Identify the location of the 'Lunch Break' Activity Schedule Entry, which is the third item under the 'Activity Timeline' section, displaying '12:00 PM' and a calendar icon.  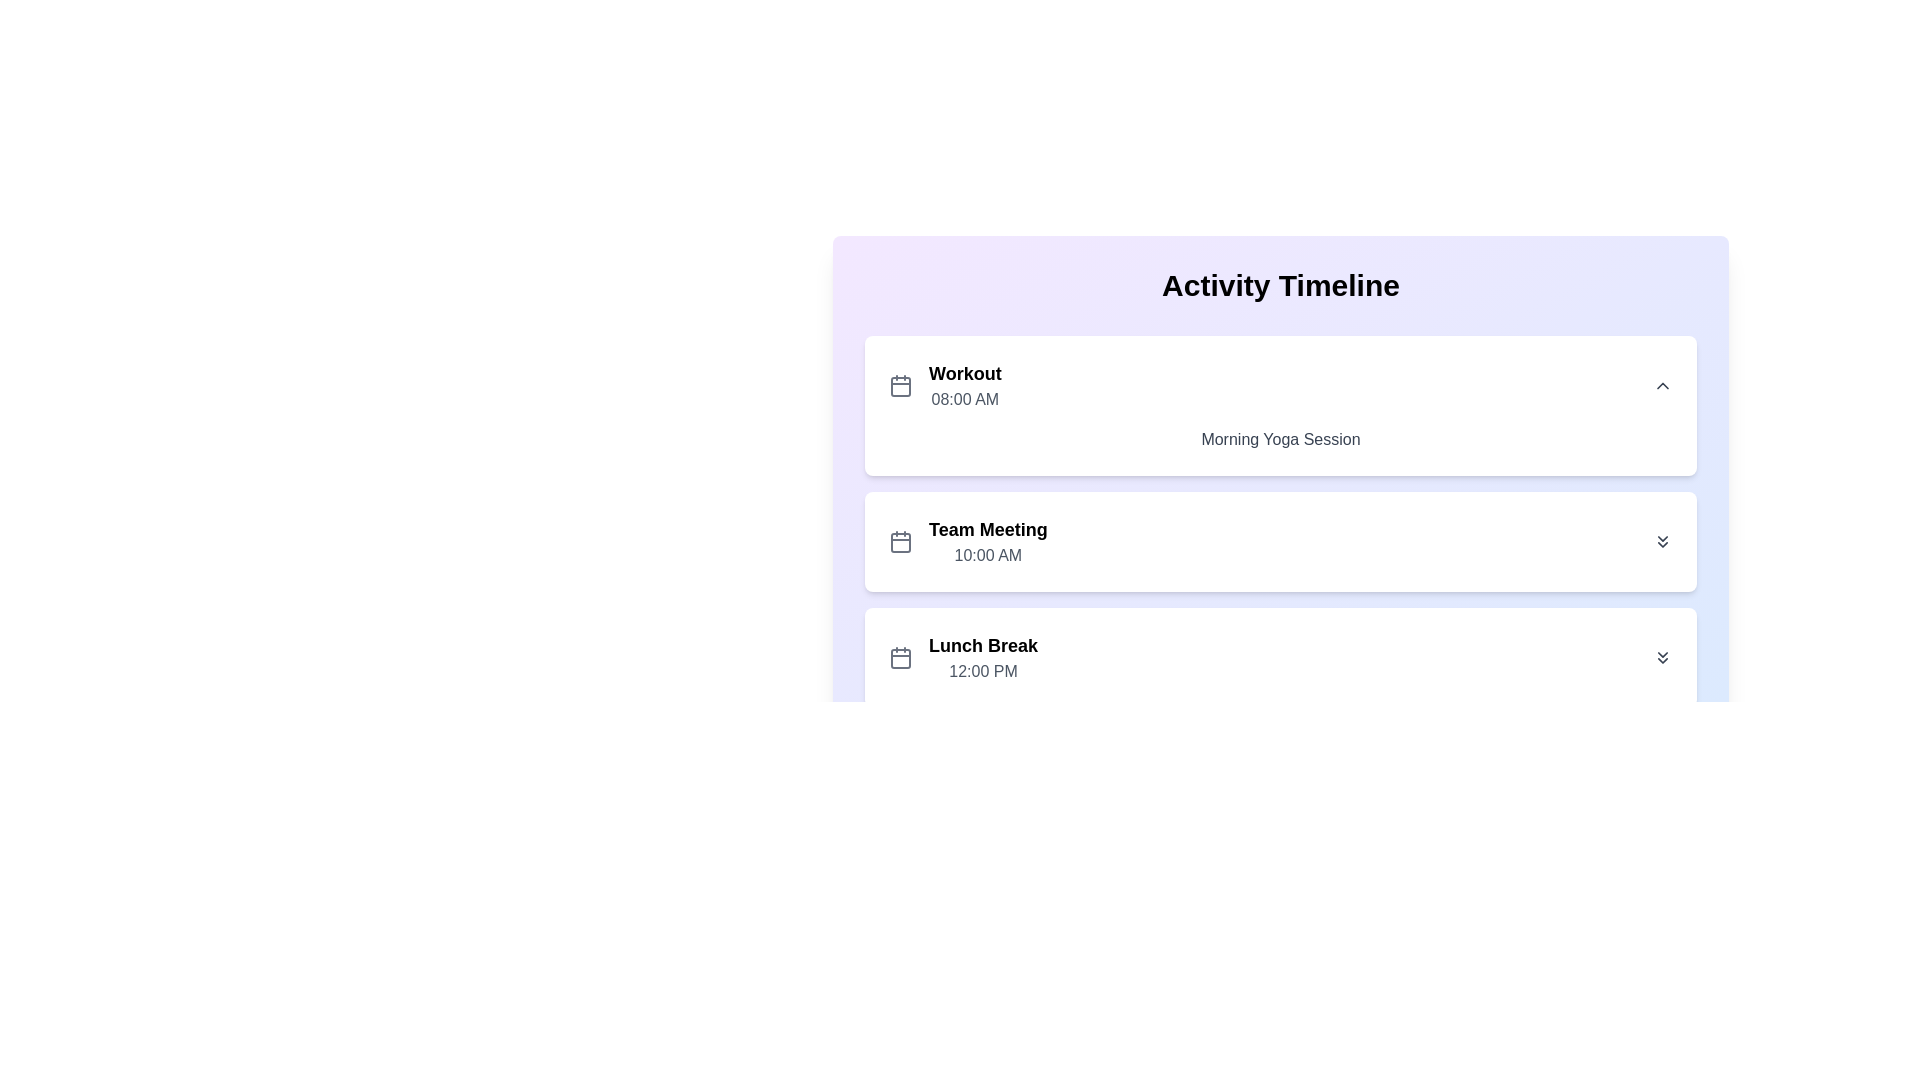
(963, 658).